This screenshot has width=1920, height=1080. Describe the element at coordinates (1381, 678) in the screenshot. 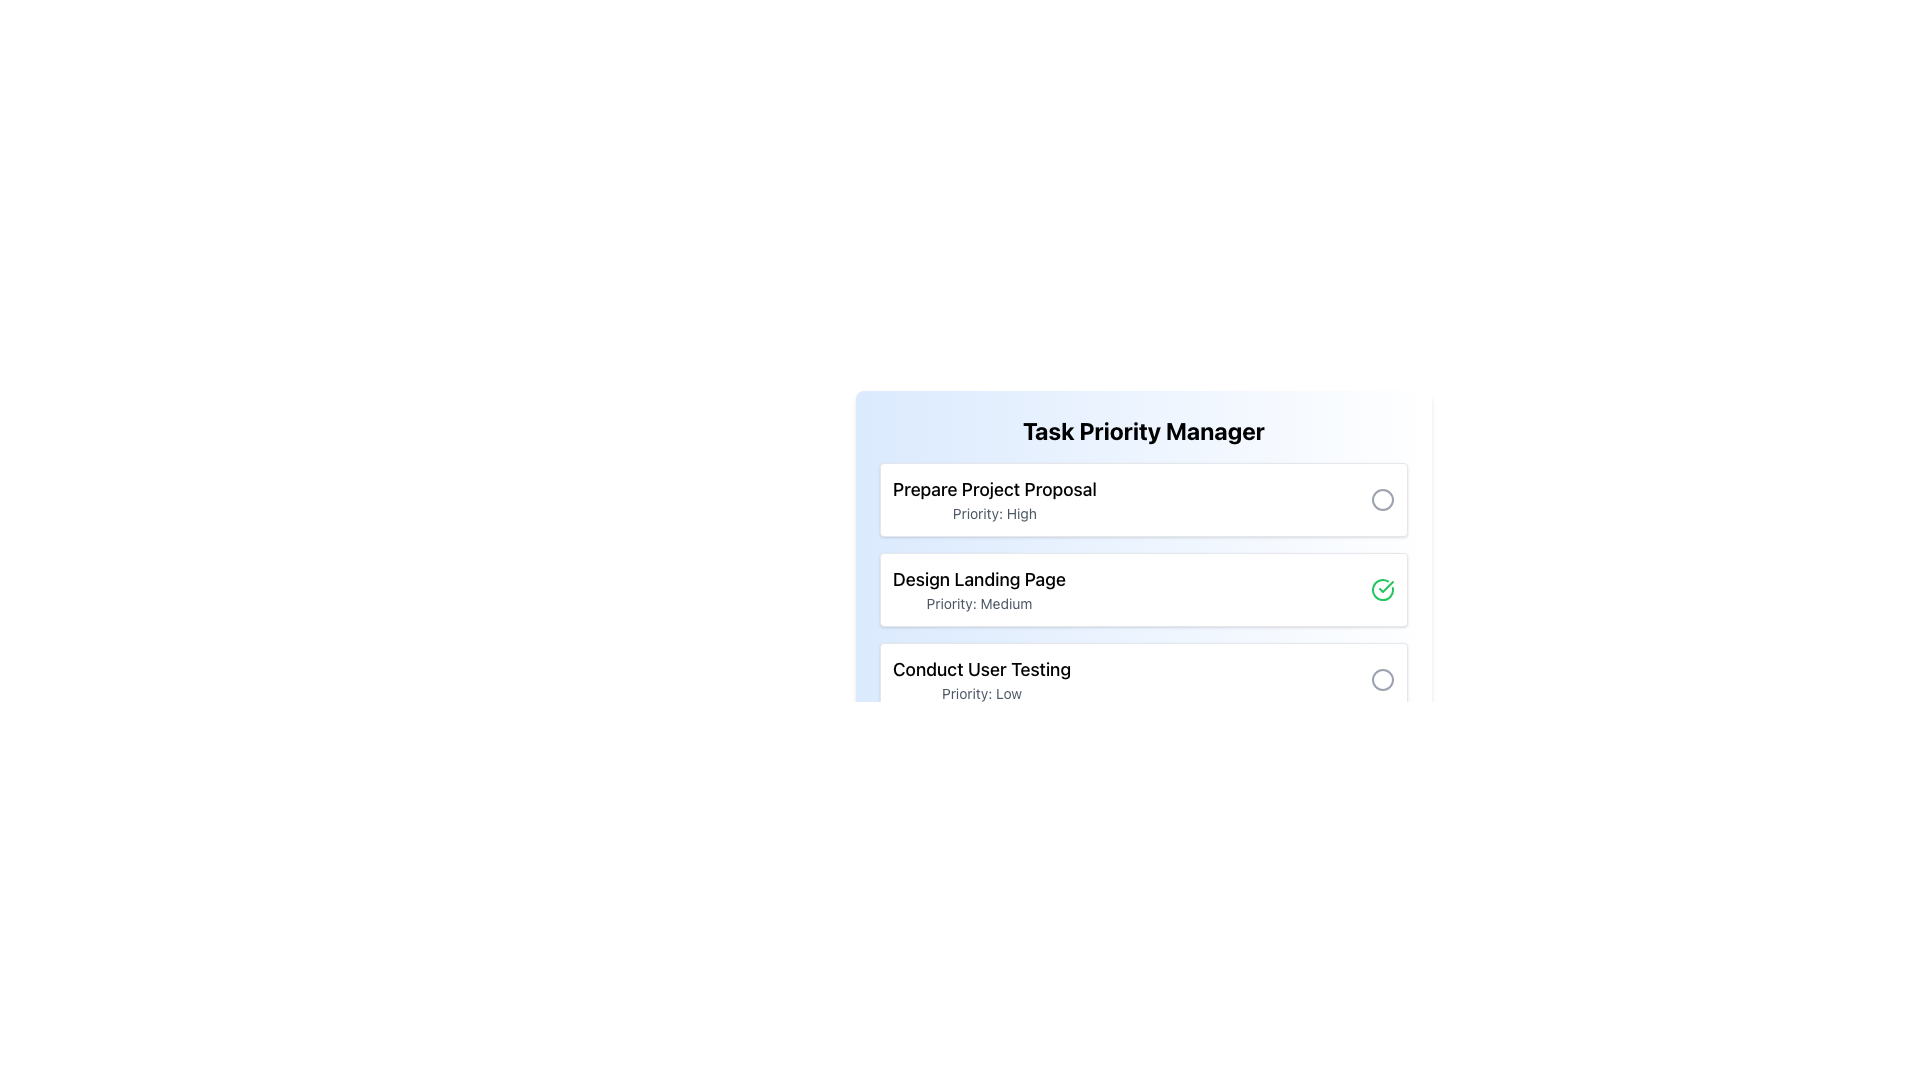

I see `the icon button located at the far-right end of the third row of items associated with the 'Conduct User Testing' task` at that location.